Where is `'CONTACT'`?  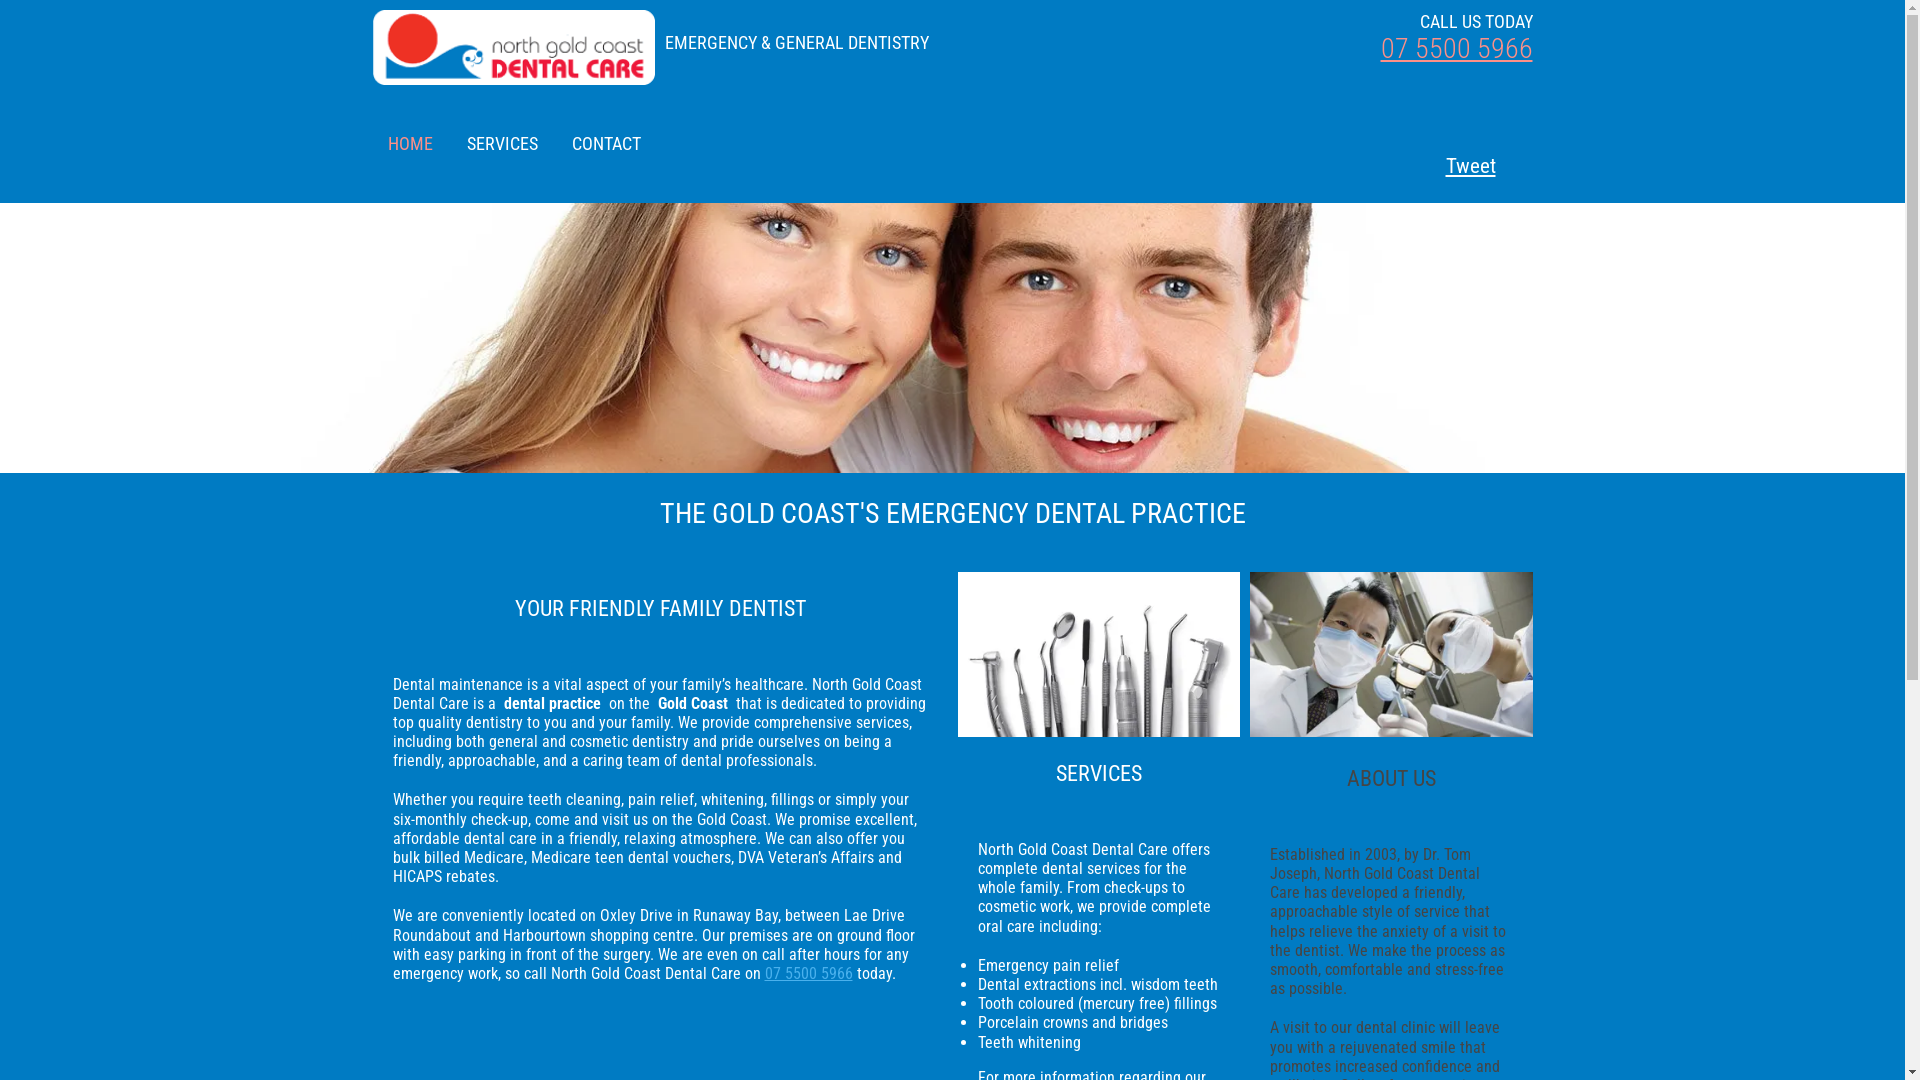 'CONTACT' is located at coordinates (605, 142).